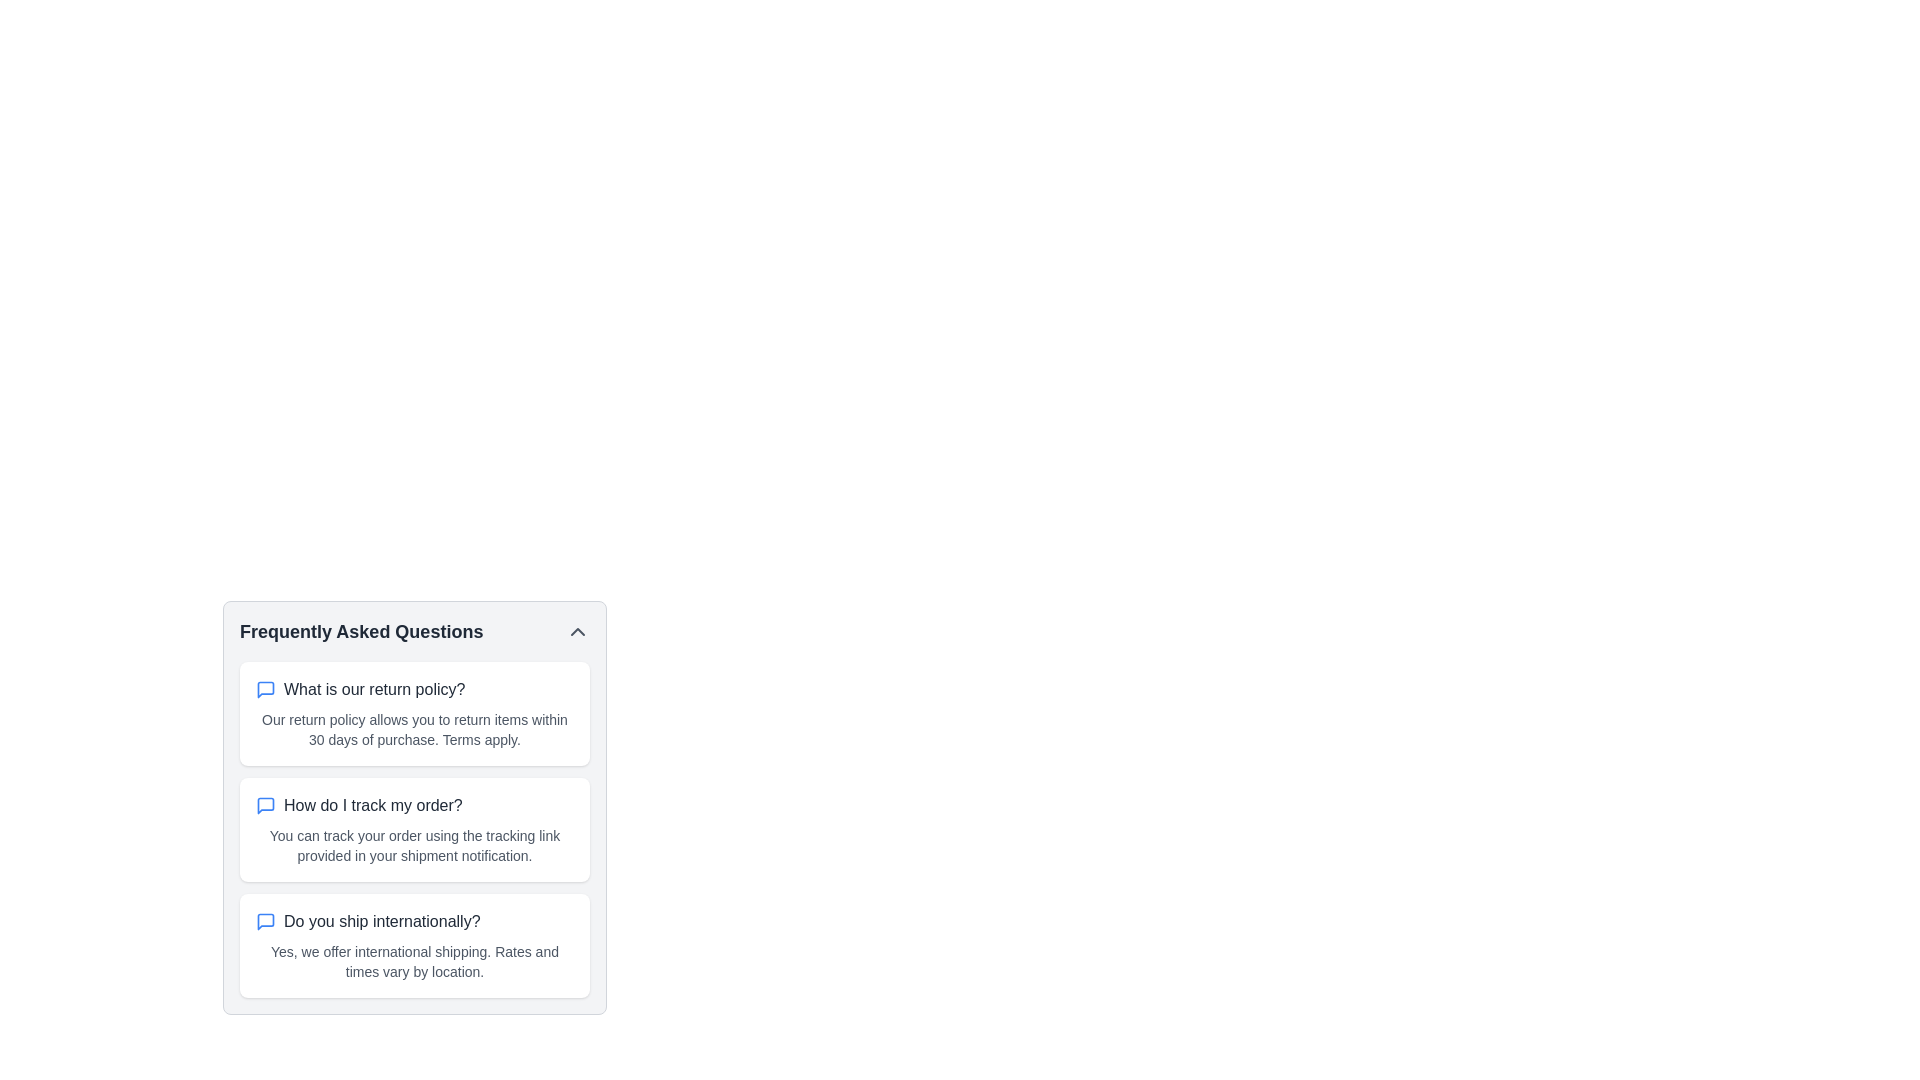  I want to click on the clickable text element labeled 'What is our return policy?' with a chat bubble icon, located at the top of the frequently asked questions list, so click(413, 689).